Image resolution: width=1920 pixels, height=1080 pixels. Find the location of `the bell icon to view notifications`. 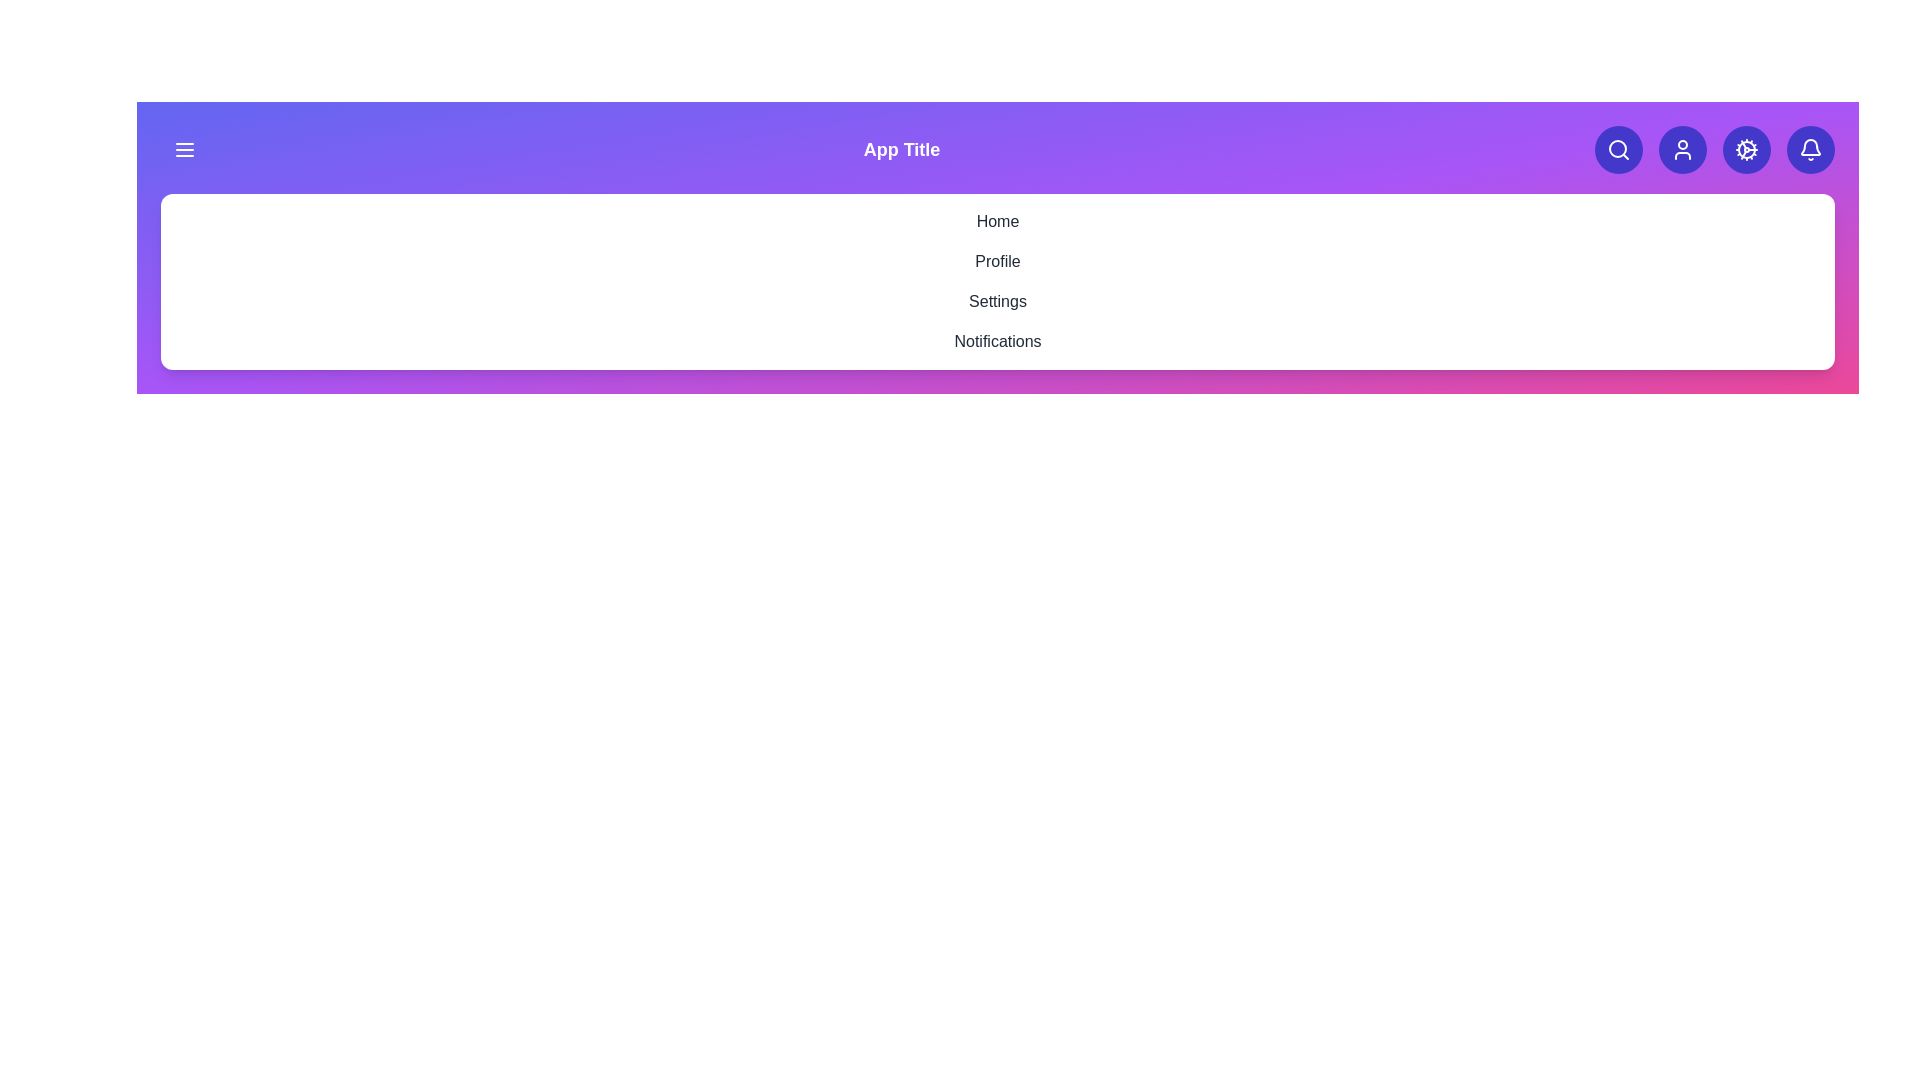

the bell icon to view notifications is located at coordinates (1810, 149).